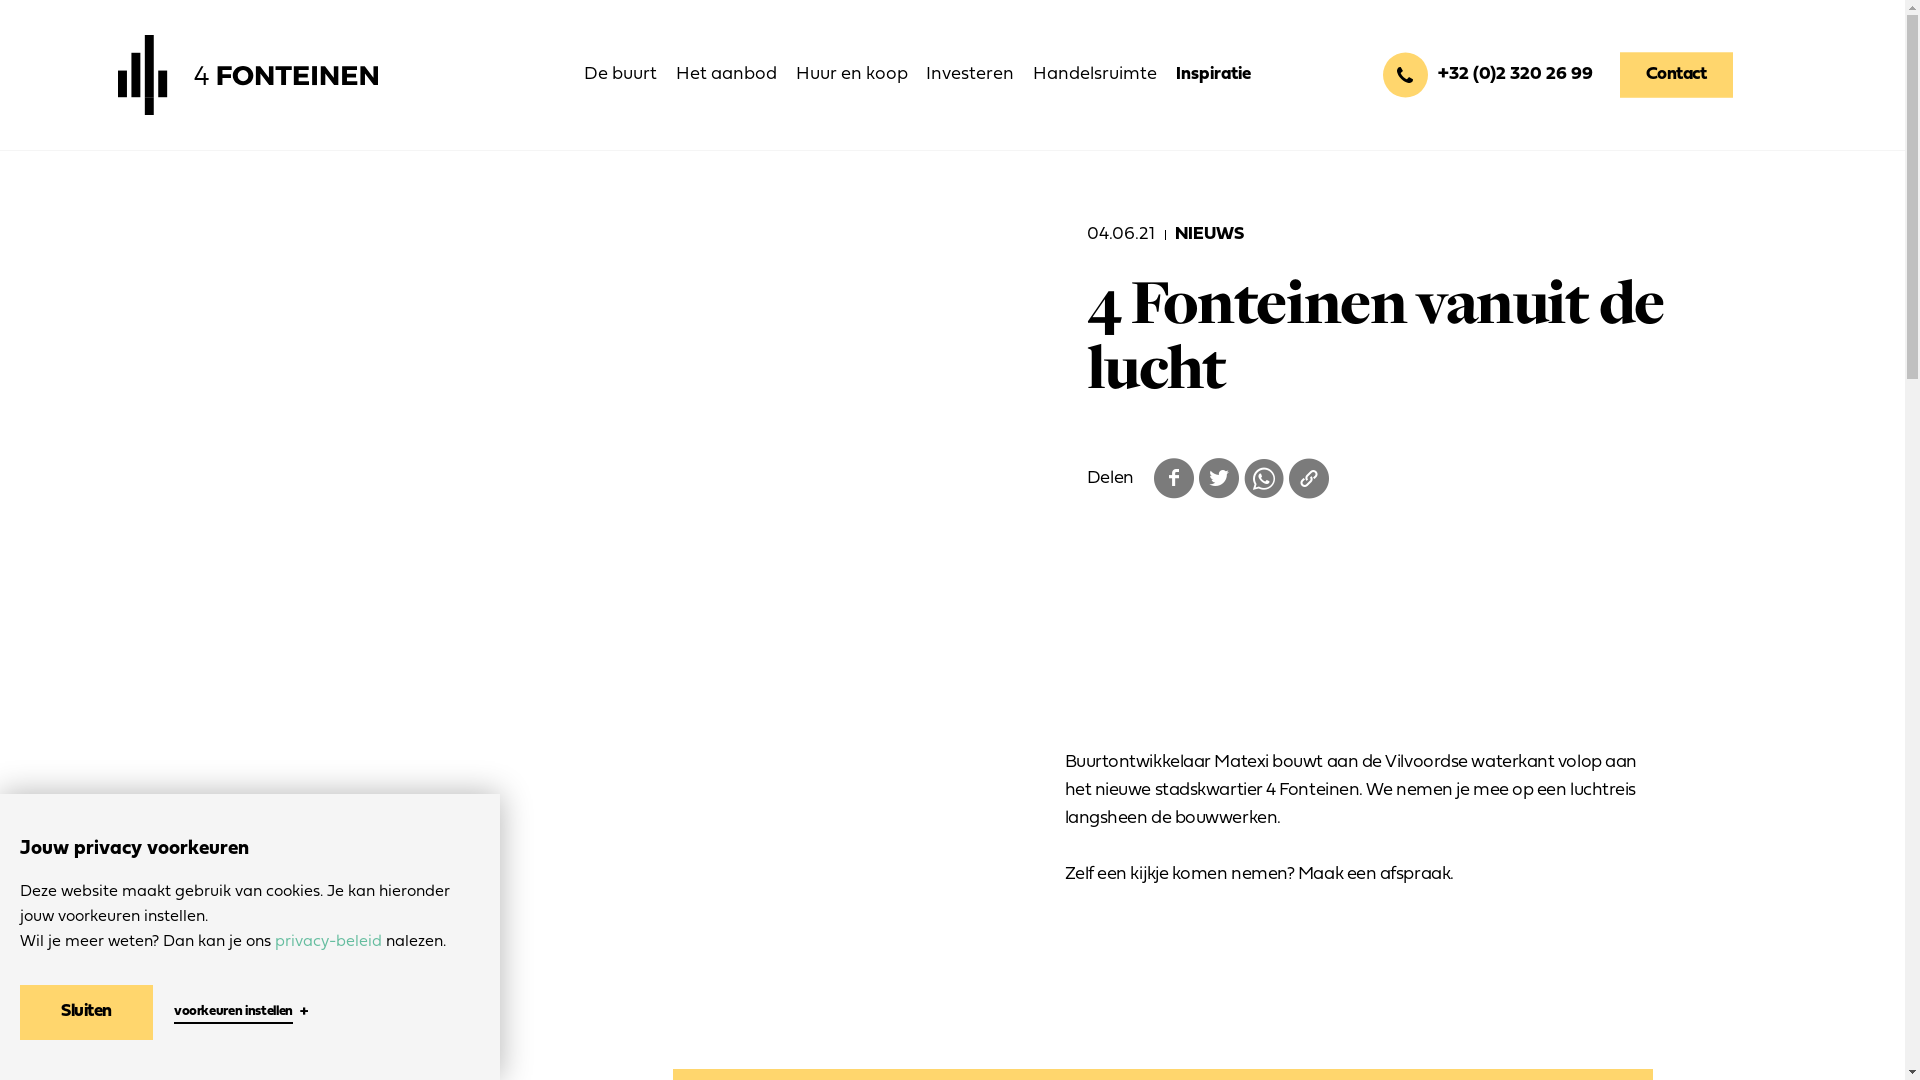 This screenshot has height=1080, width=1920. I want to click on 'De buurt', so click(619, 73).